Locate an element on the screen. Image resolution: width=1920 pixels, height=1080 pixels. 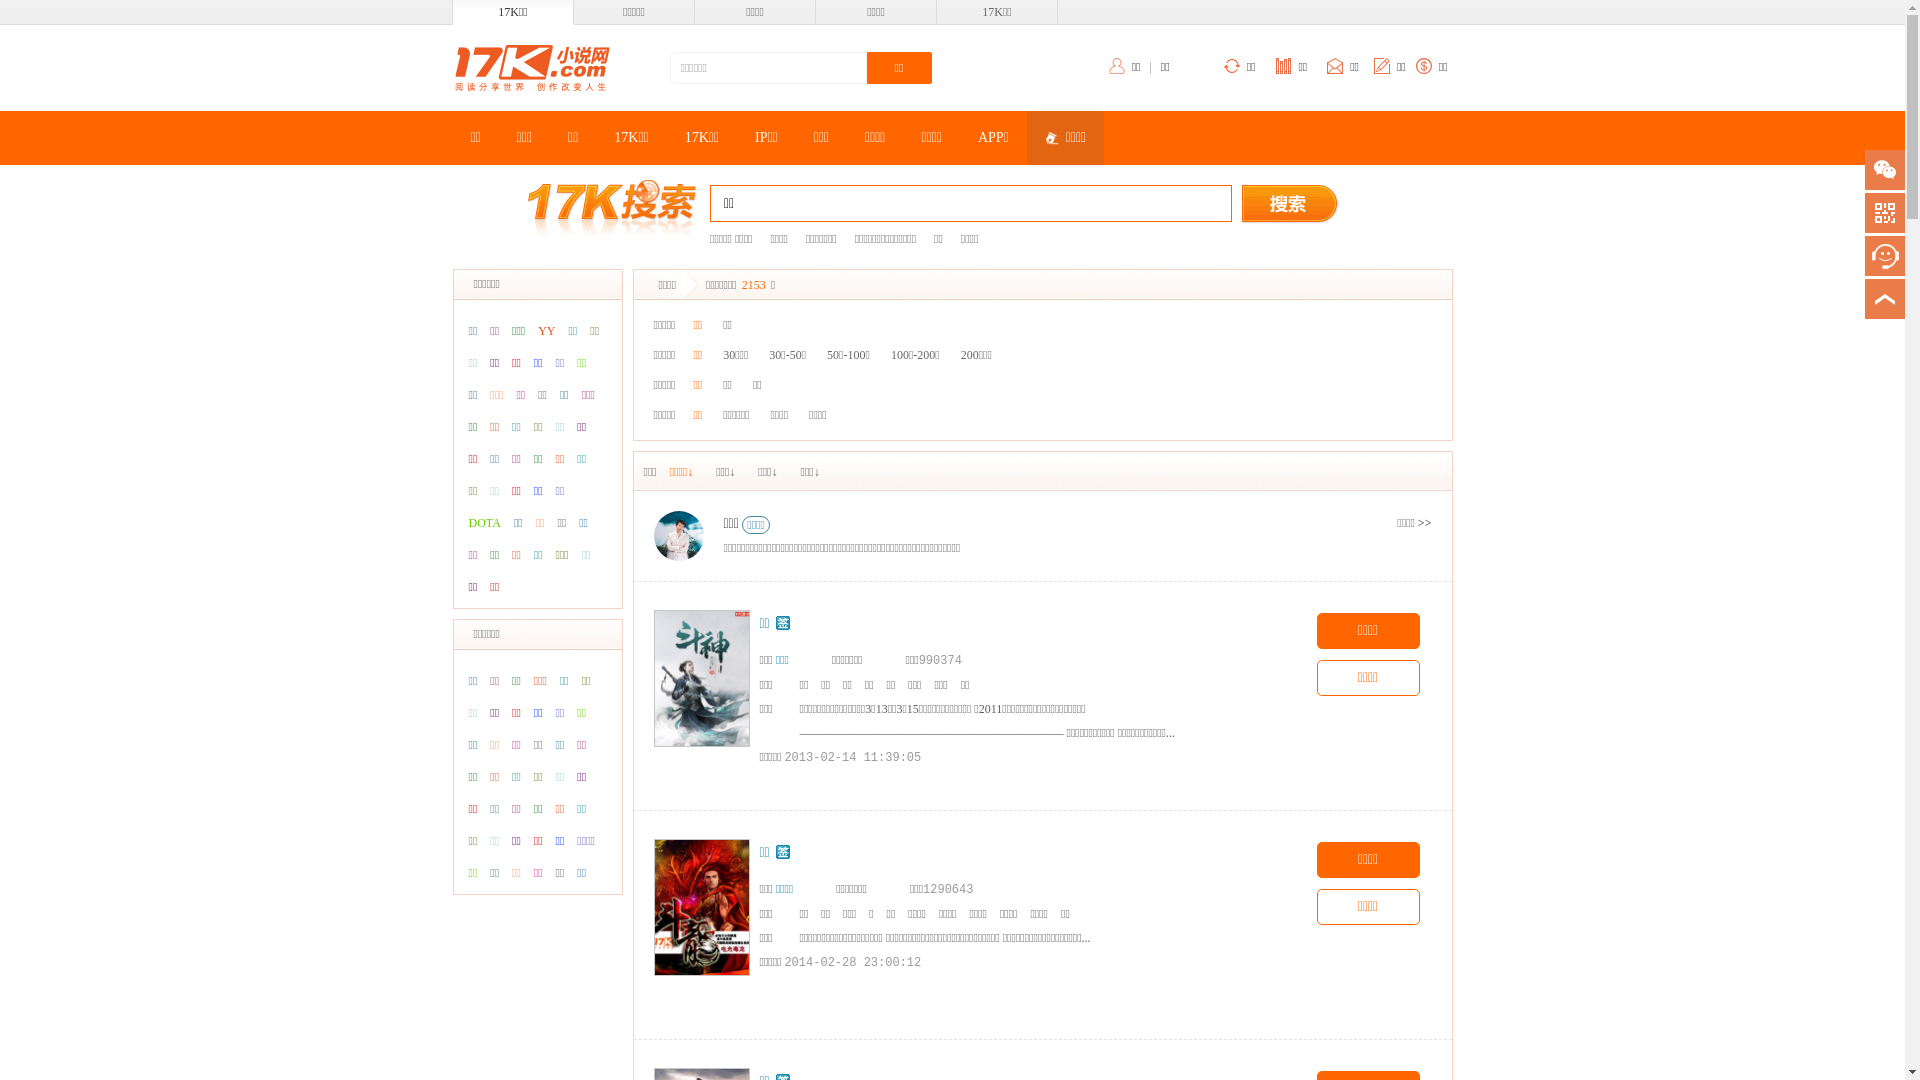
'YY' is located at coordinates (546, 330).